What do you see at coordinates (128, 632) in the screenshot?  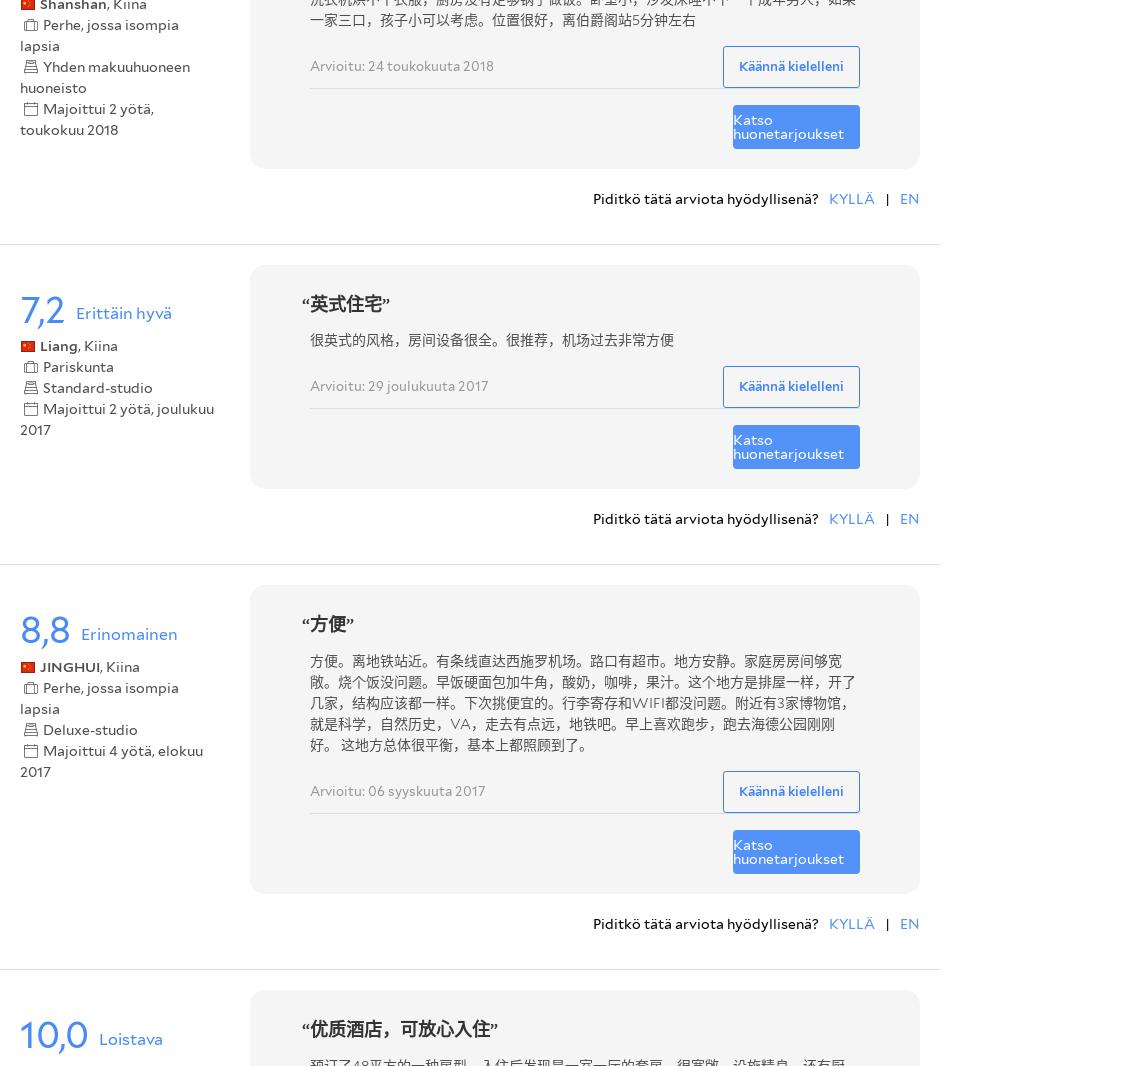 I see `'Erinomainen'` at bounding box center [128, 632].